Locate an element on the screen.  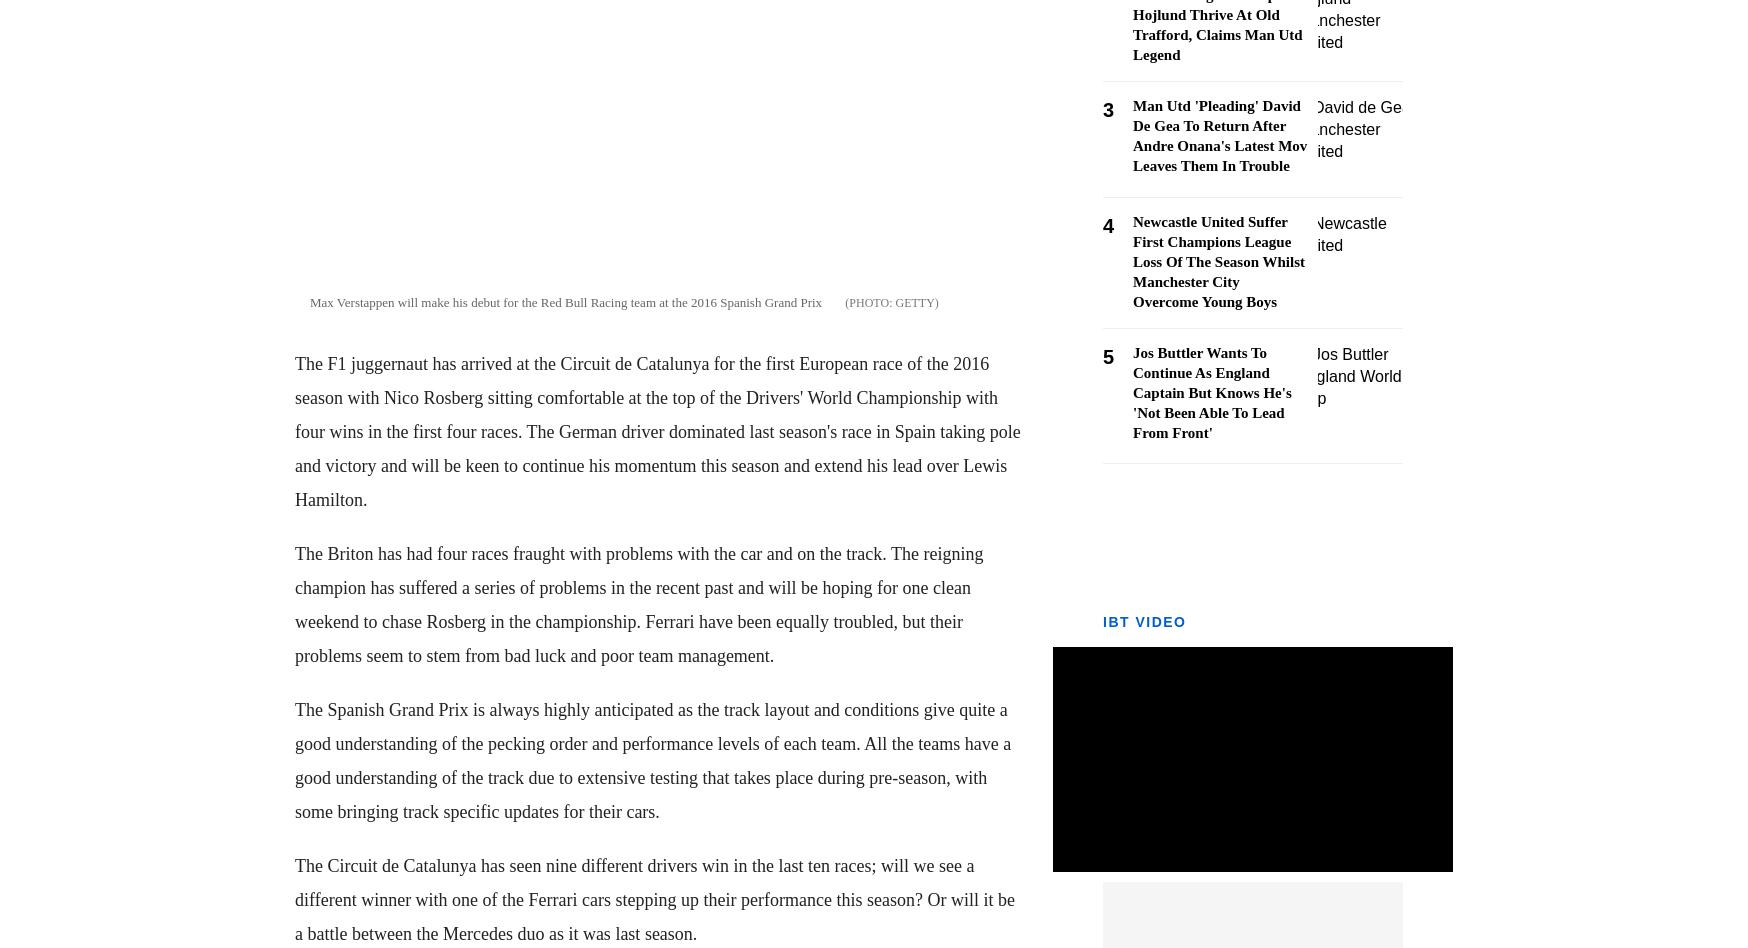
'- Crypto' is located at coordinates (23, 82).